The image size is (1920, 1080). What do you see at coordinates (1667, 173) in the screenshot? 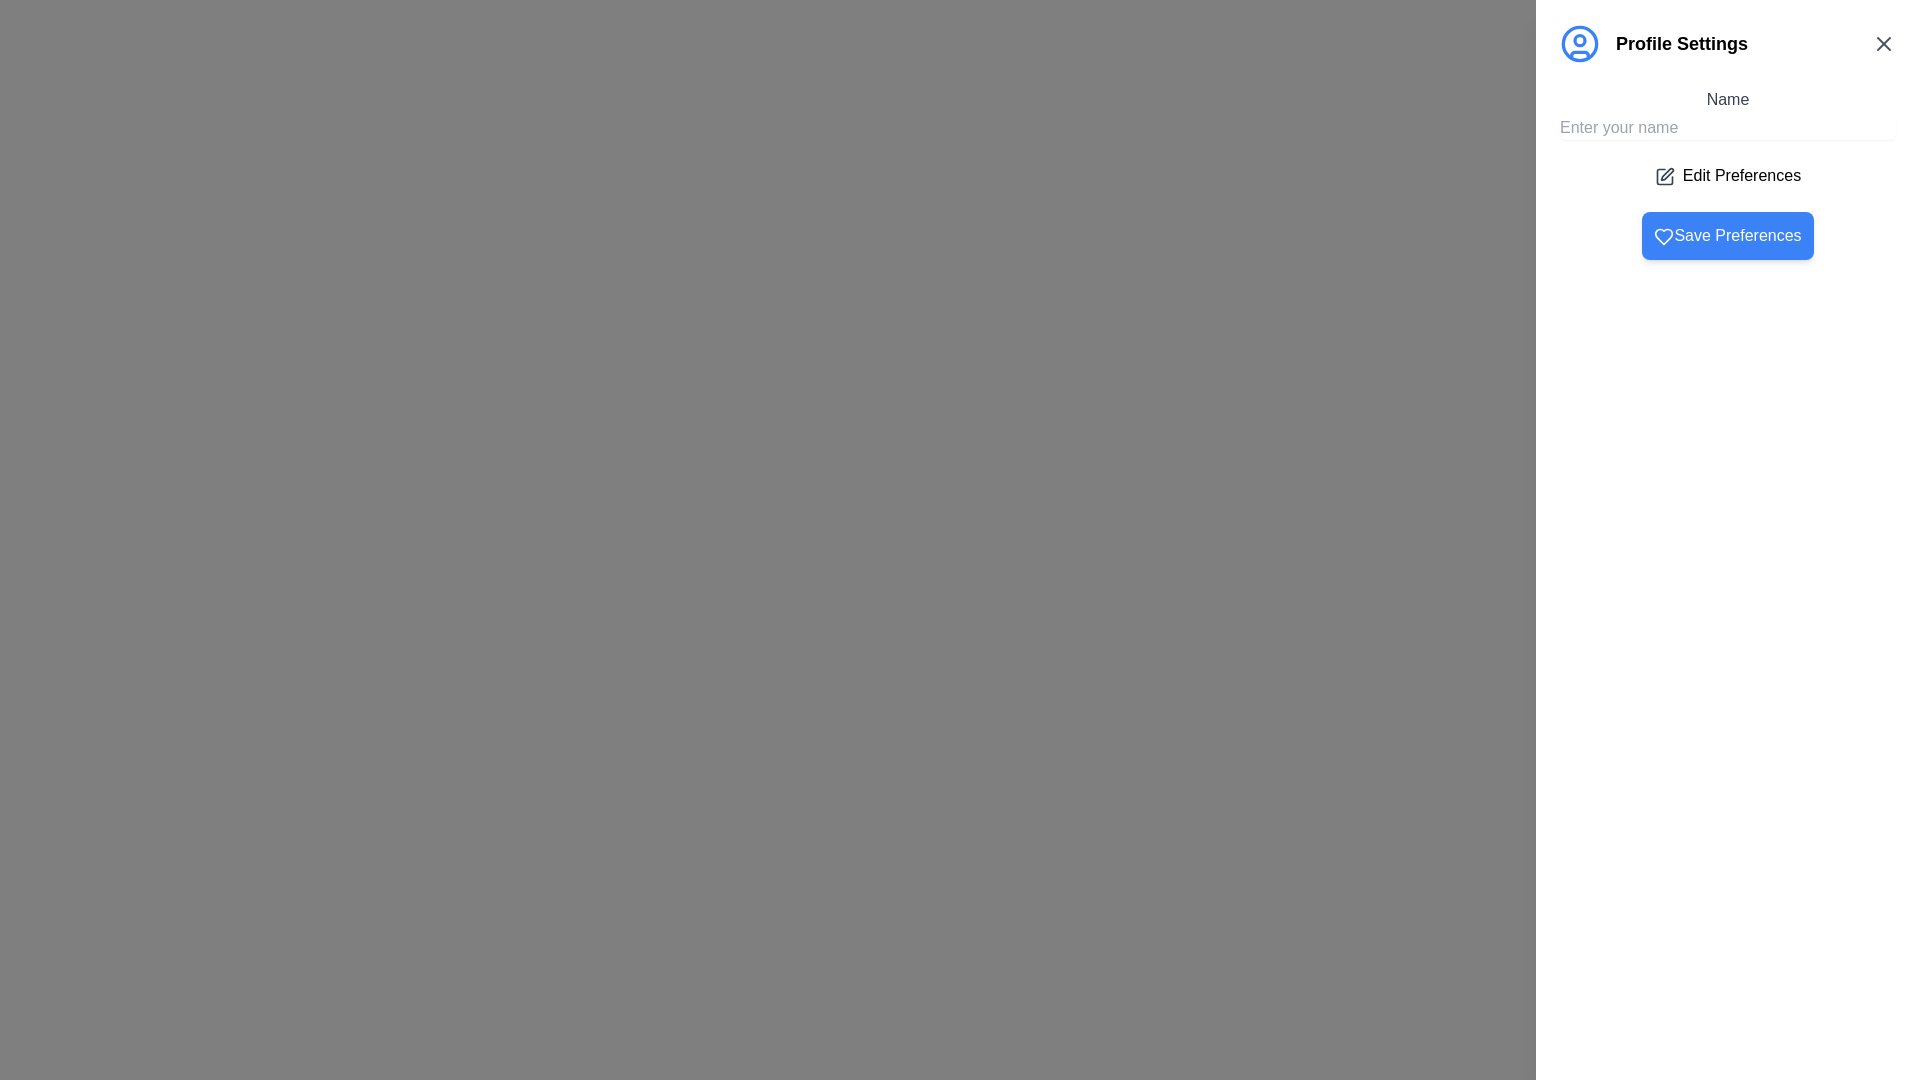
I see `the 'Edit Preferences' button, which is represented by an icon for editing user preferences, located slightly above the 'Save Preferences' button in the settings panel` at bounding box center [1667, 173].